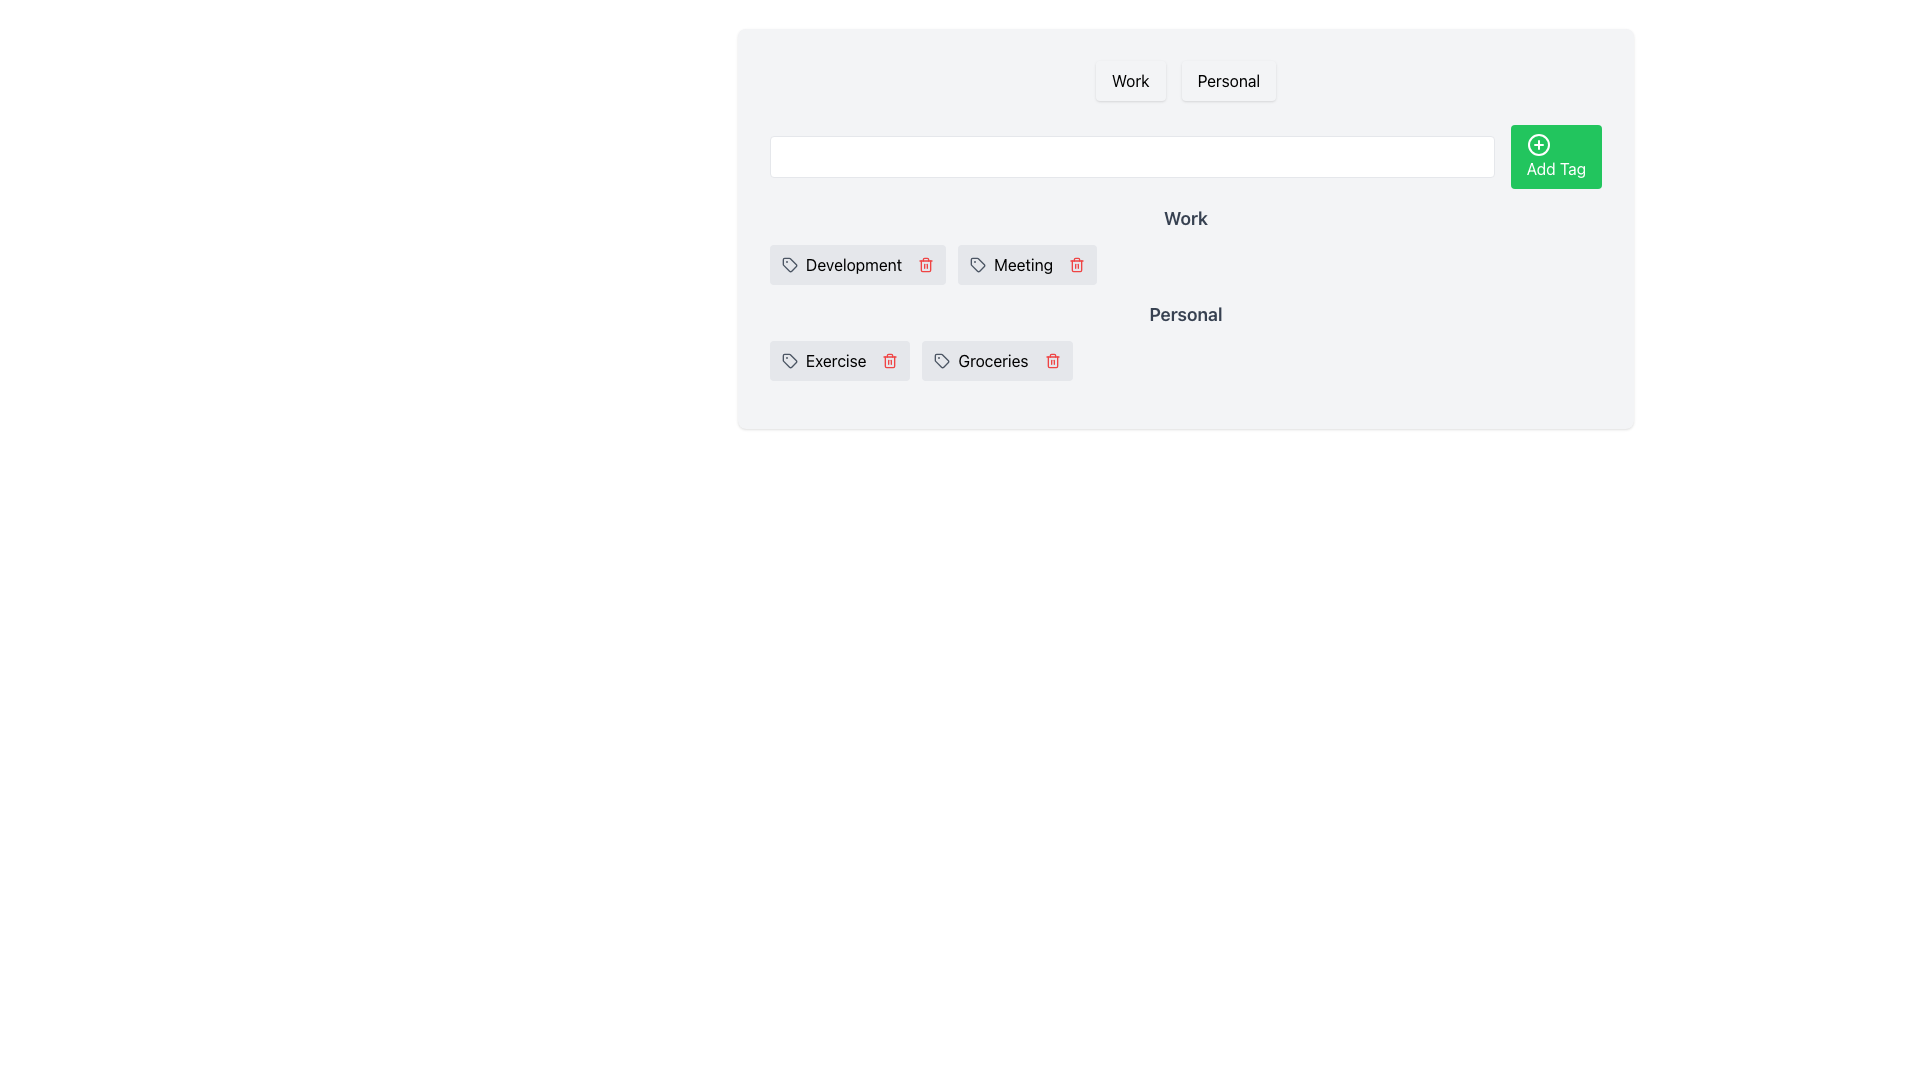  What do you see at coordinates (1027, 264) in the screenshot?
I see `the second tag labeled 'Meeting' with a gray background and a trash bin icon` at bounding box center [1027, 264].